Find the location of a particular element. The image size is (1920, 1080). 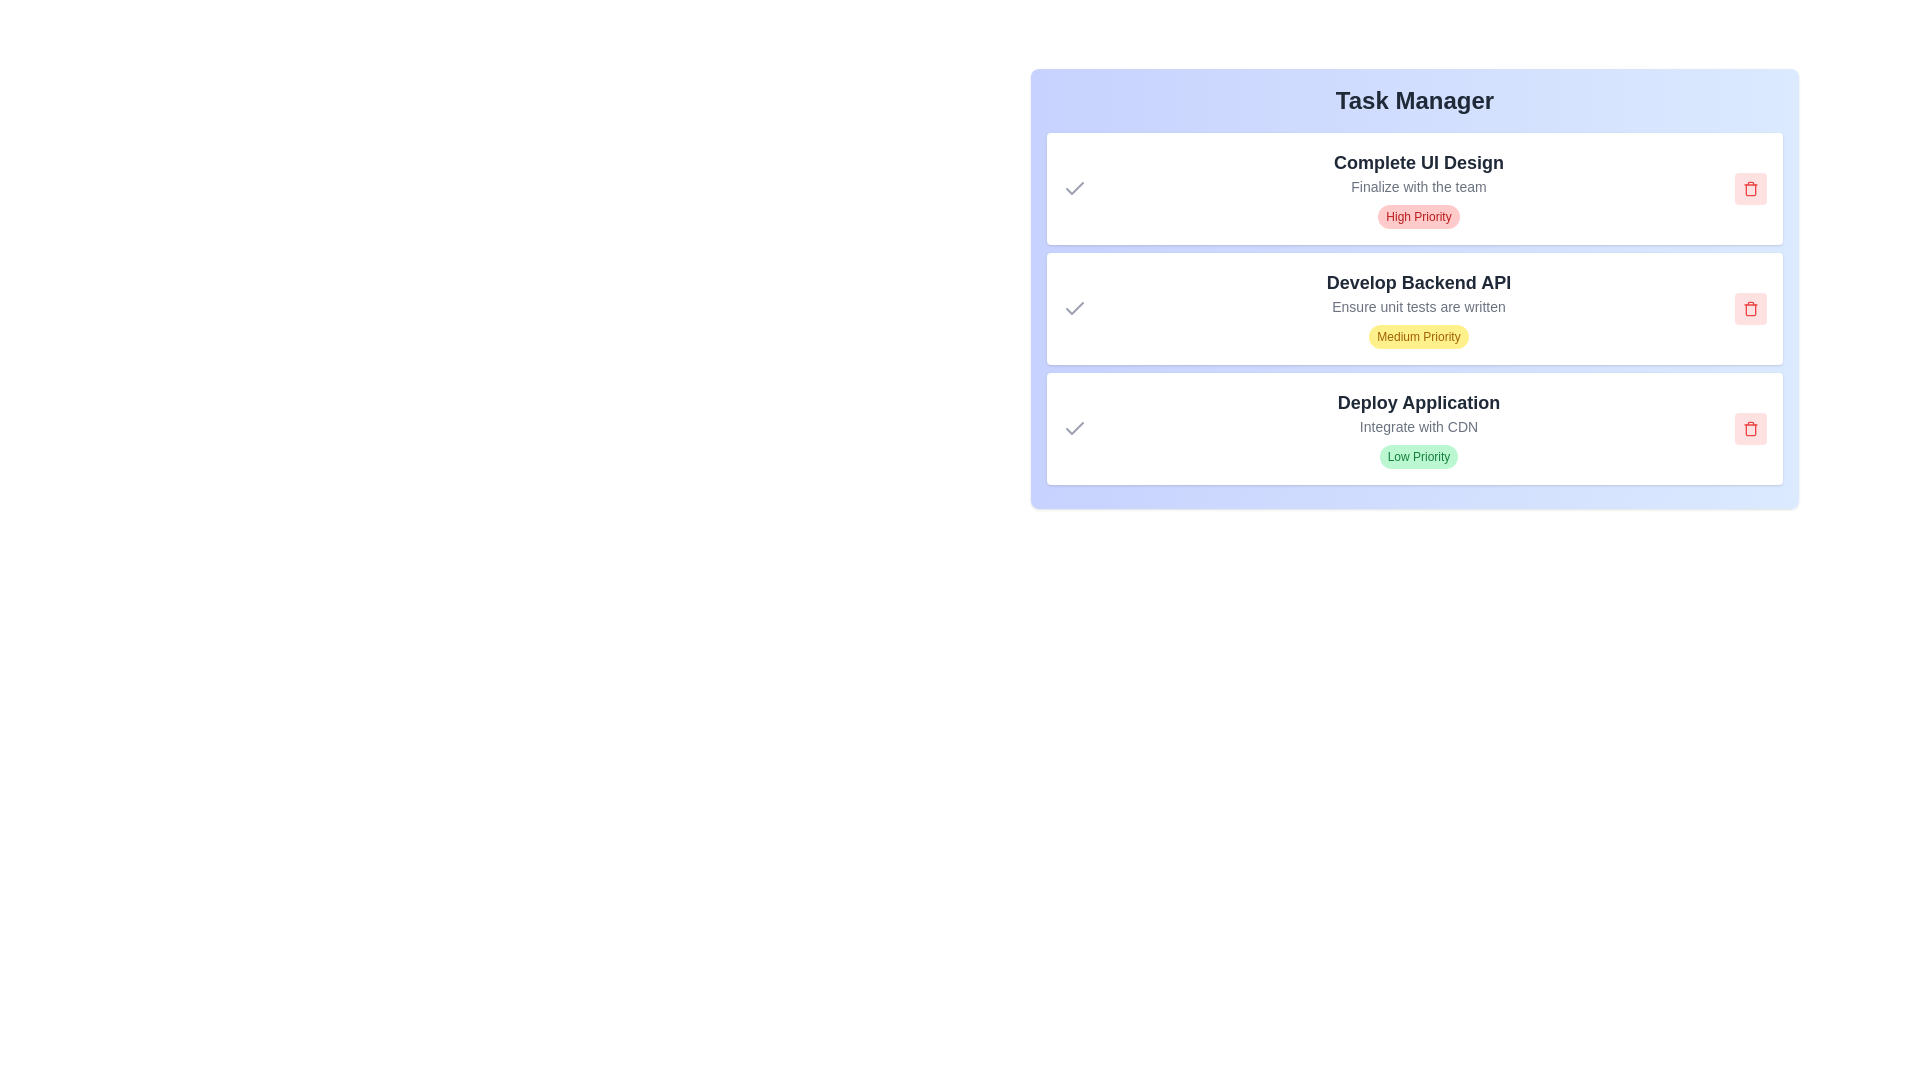

the delete button of the task with title Complete UI Design is located at coordinates (1750, 189).